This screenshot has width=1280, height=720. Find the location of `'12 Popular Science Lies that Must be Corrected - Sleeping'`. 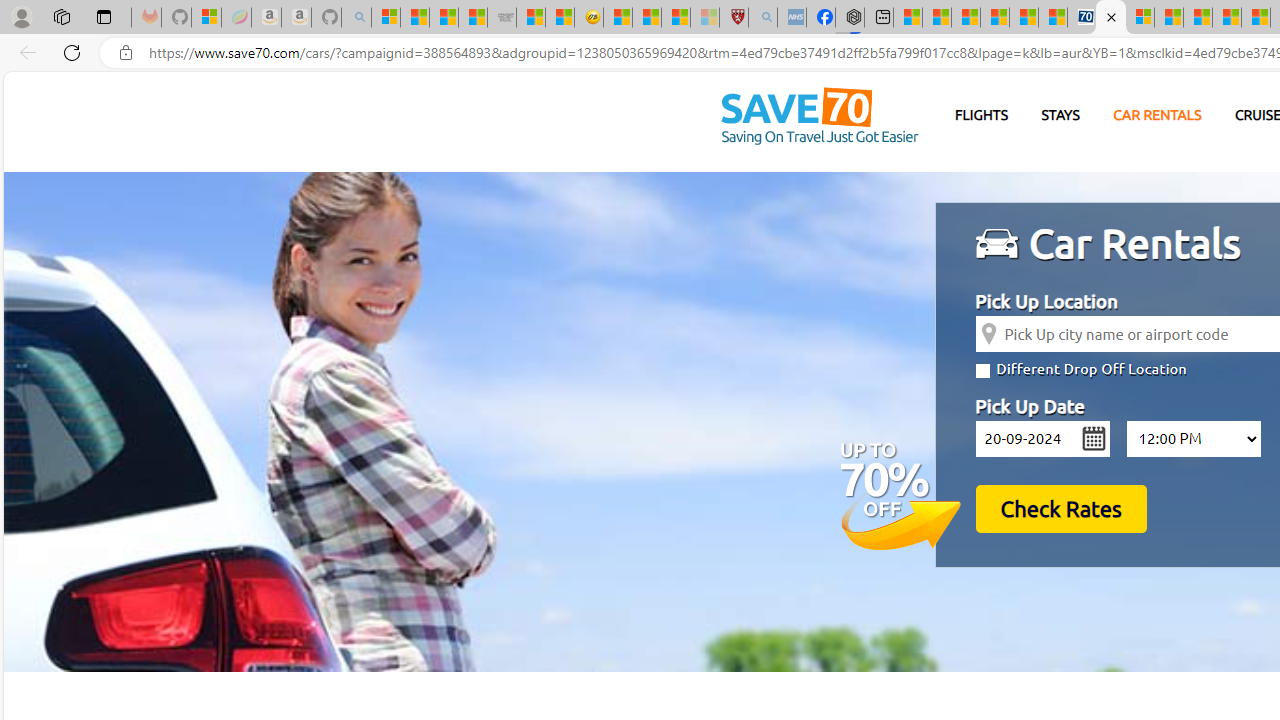

'12 Popular Science Lies that Must be Corrected - Sleeping' is located at coordinates (705, 17).